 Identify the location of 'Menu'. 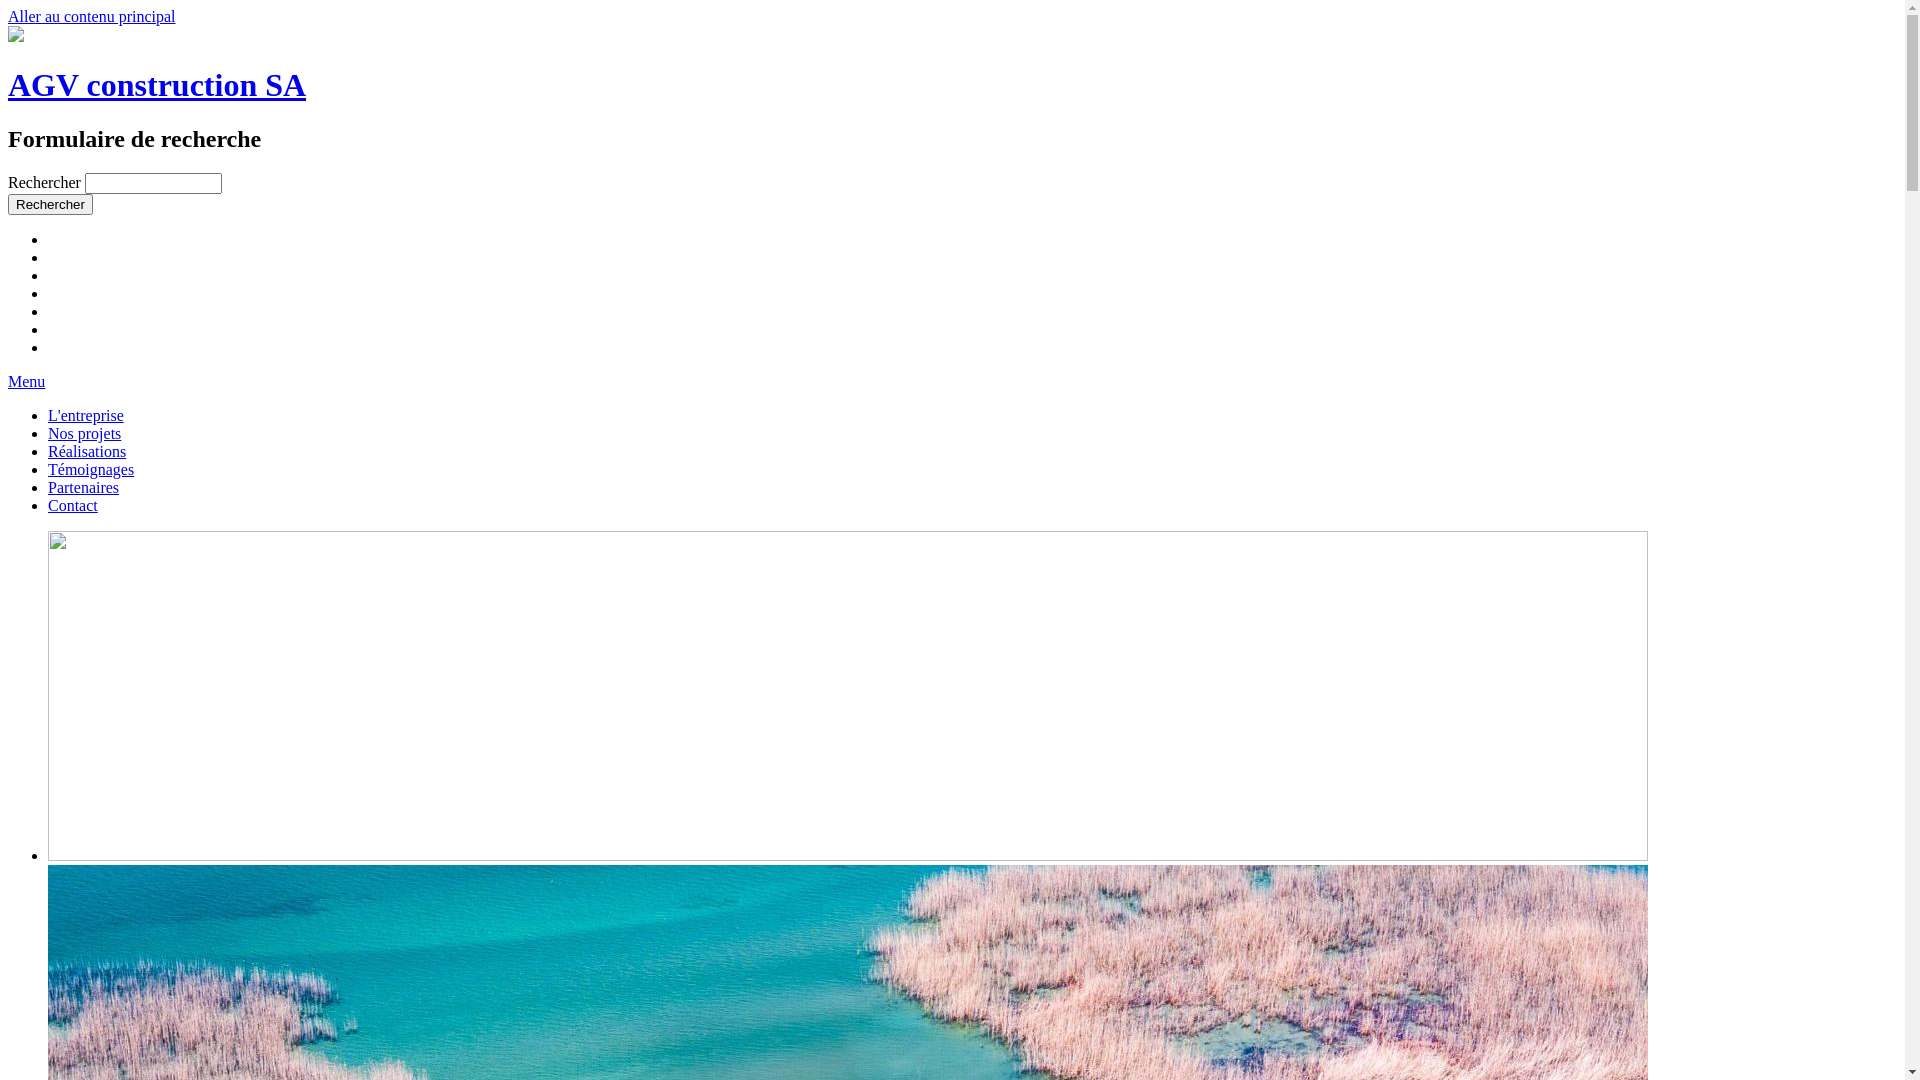
(8, 381).